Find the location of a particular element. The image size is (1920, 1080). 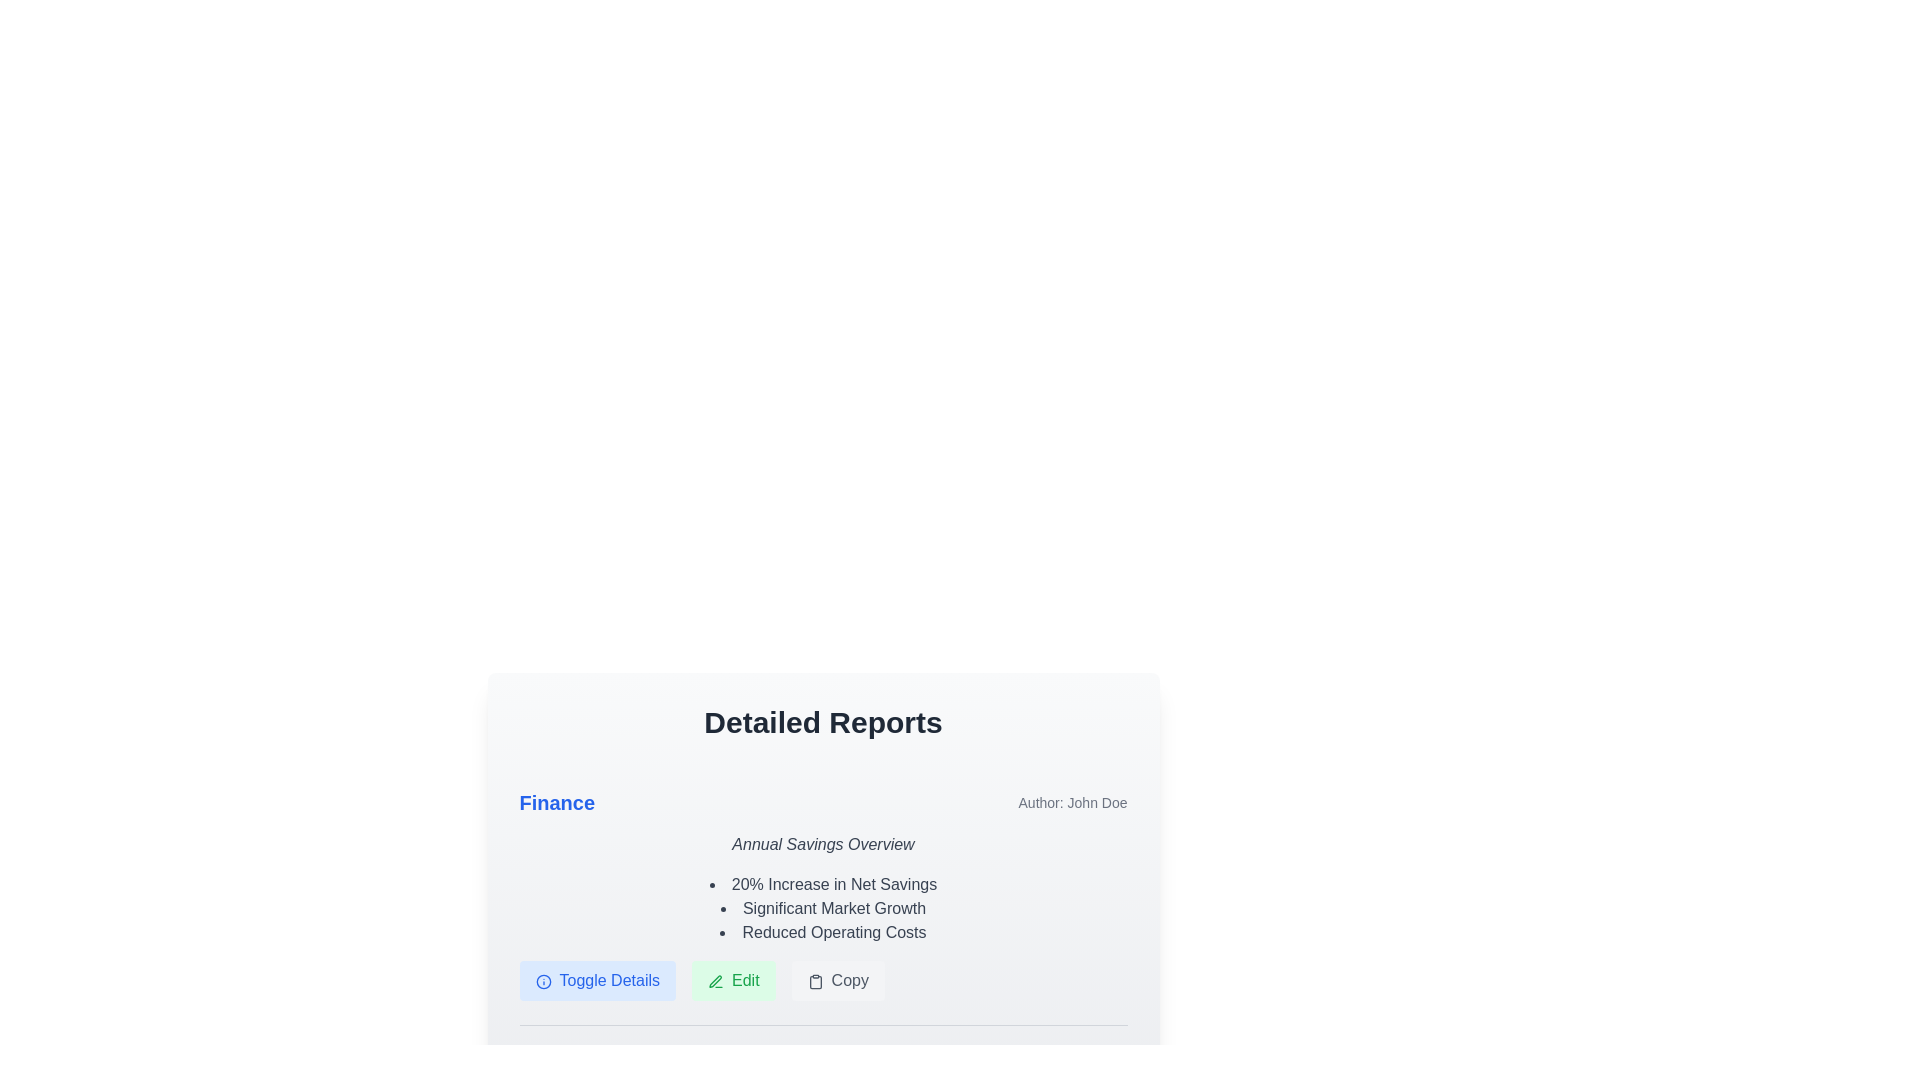

the first bullet point in the 'Annual Savings Overview' section that summarizes data about an increase in net savings is located at coordinates (823, 883).